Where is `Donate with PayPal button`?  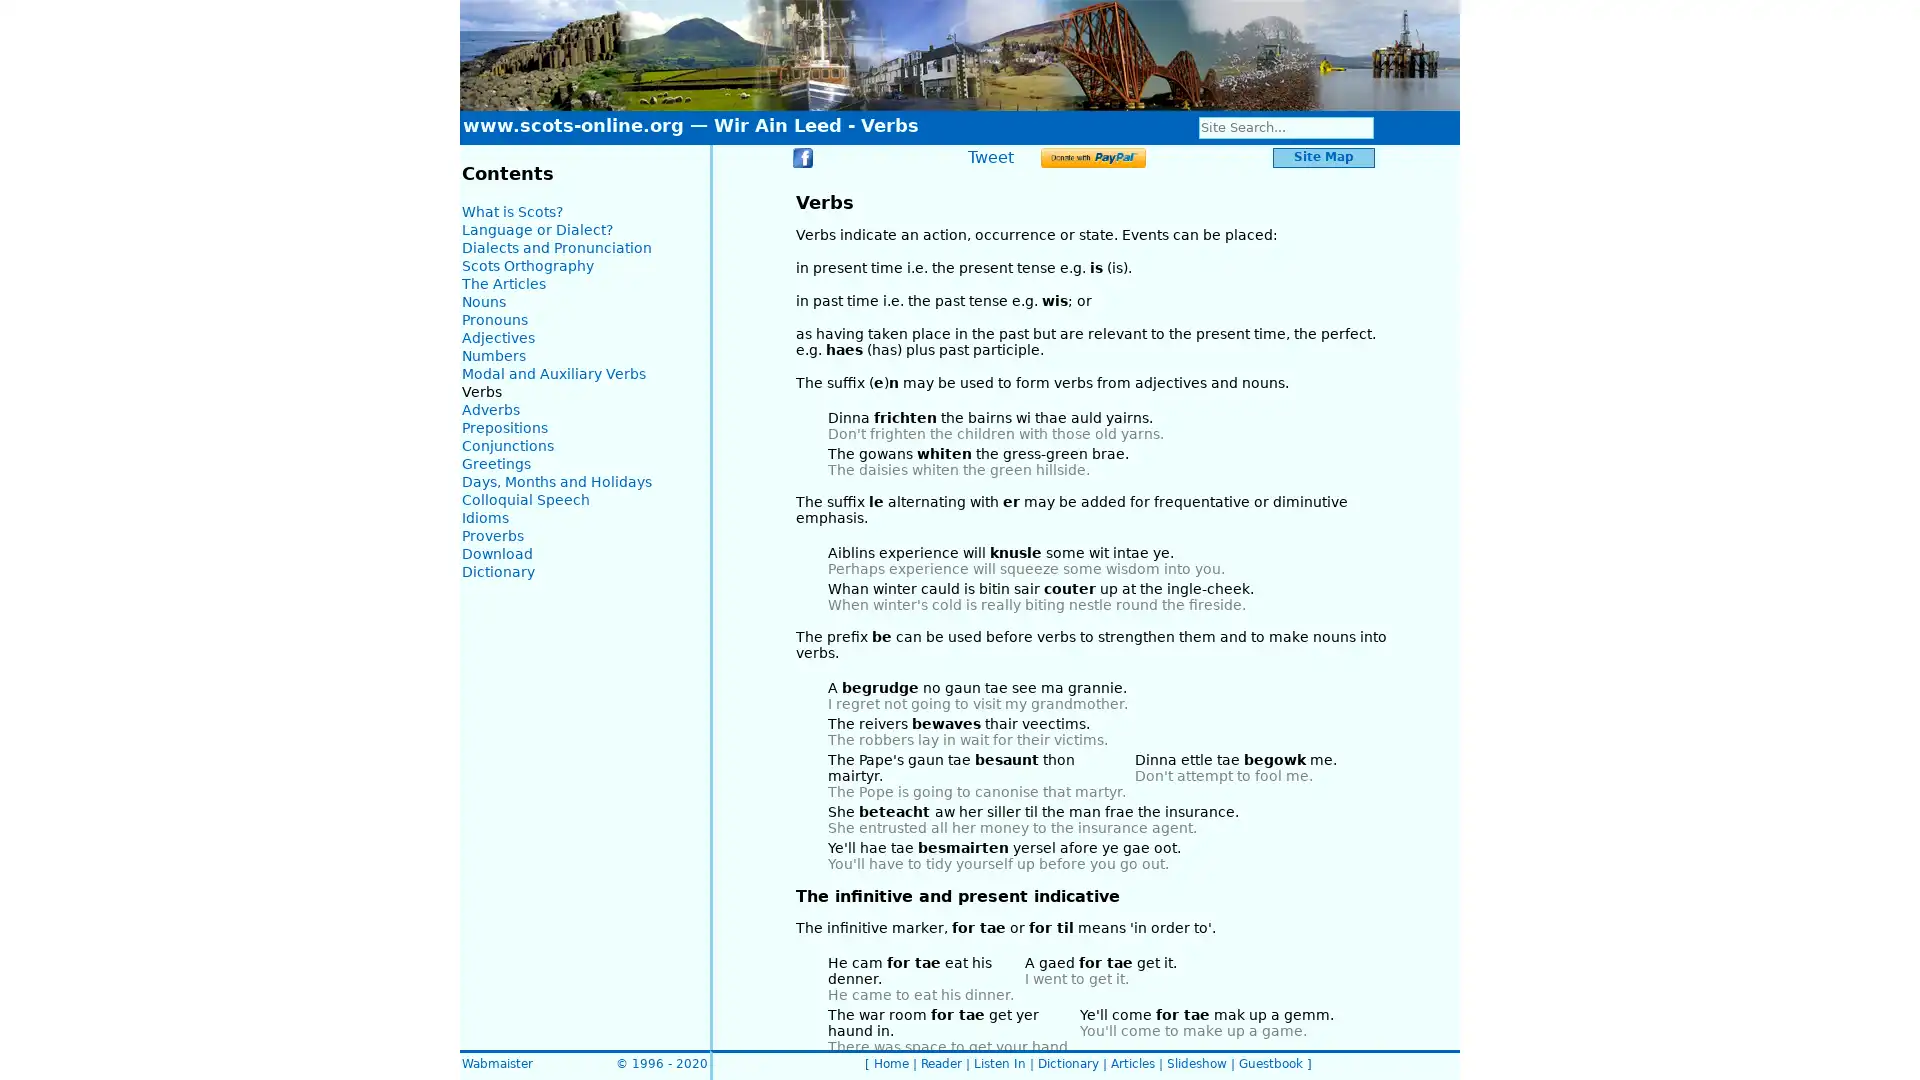 Donate with PayPal button is located at coordinates (1092, 157).